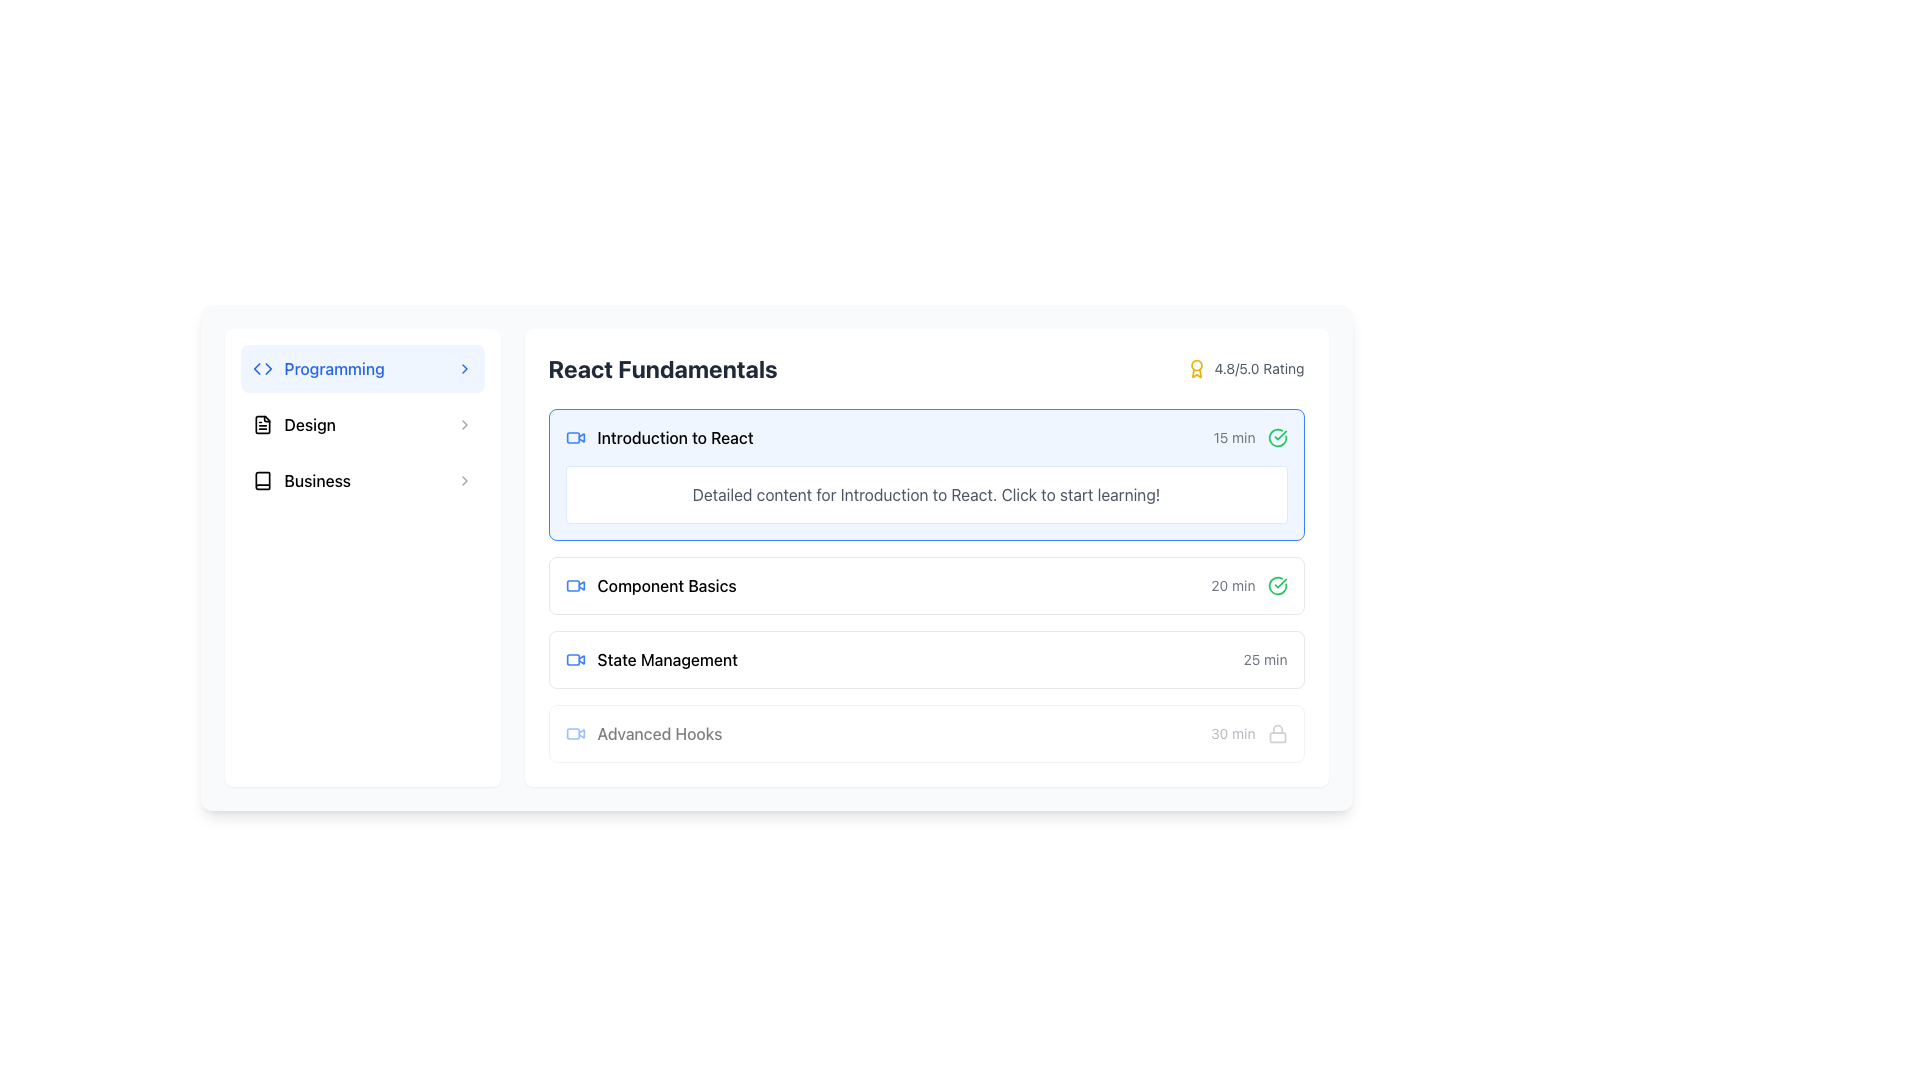  What do you see at coordinates (1233, 437) in the screenshot?
I see `the text label indicating the estimated time required to complete the 'Introduction to React' course, positioned at the top-right side of its card` at bounding box center [1233, 437].